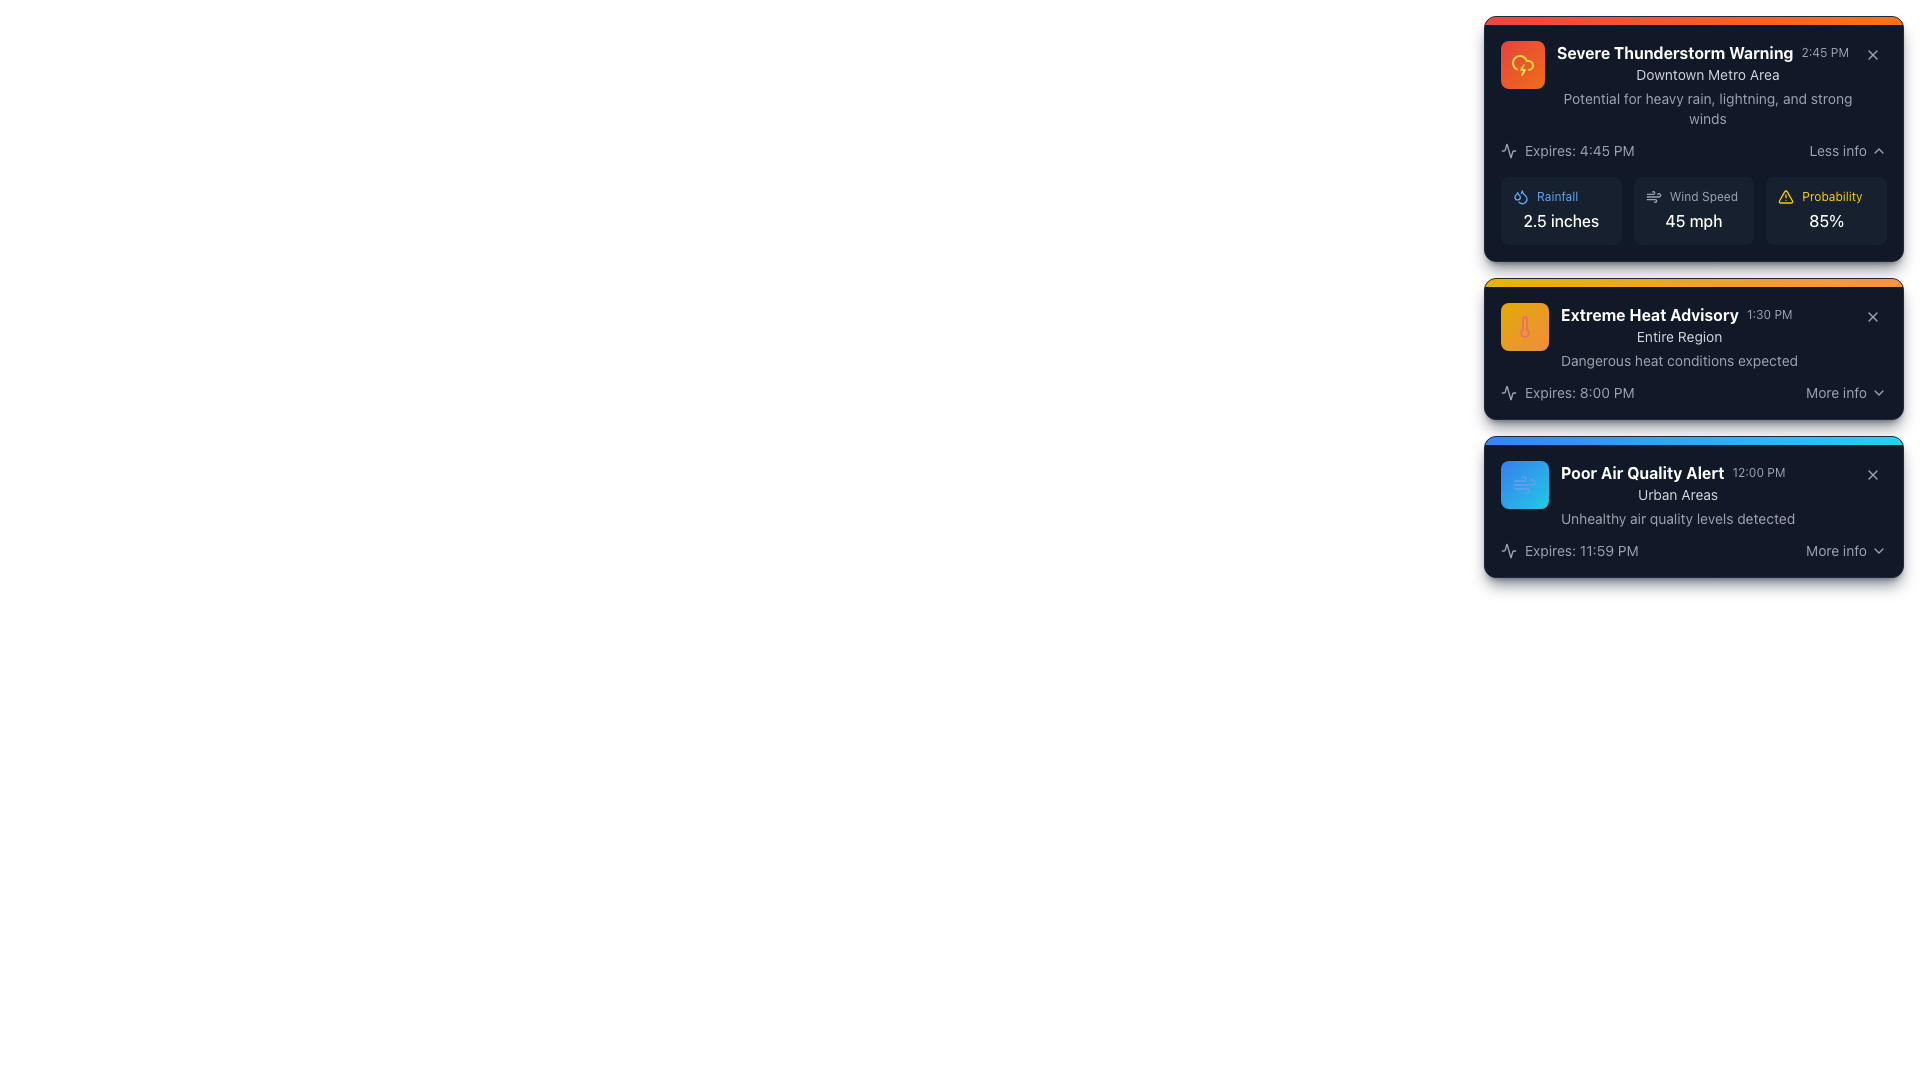  I want to click on the triangular warning icon with a yellow outline located in the 'Severe Thunderstorm Warning' notification card, adjacent to the 'Probability' label, so click(1786, 196).